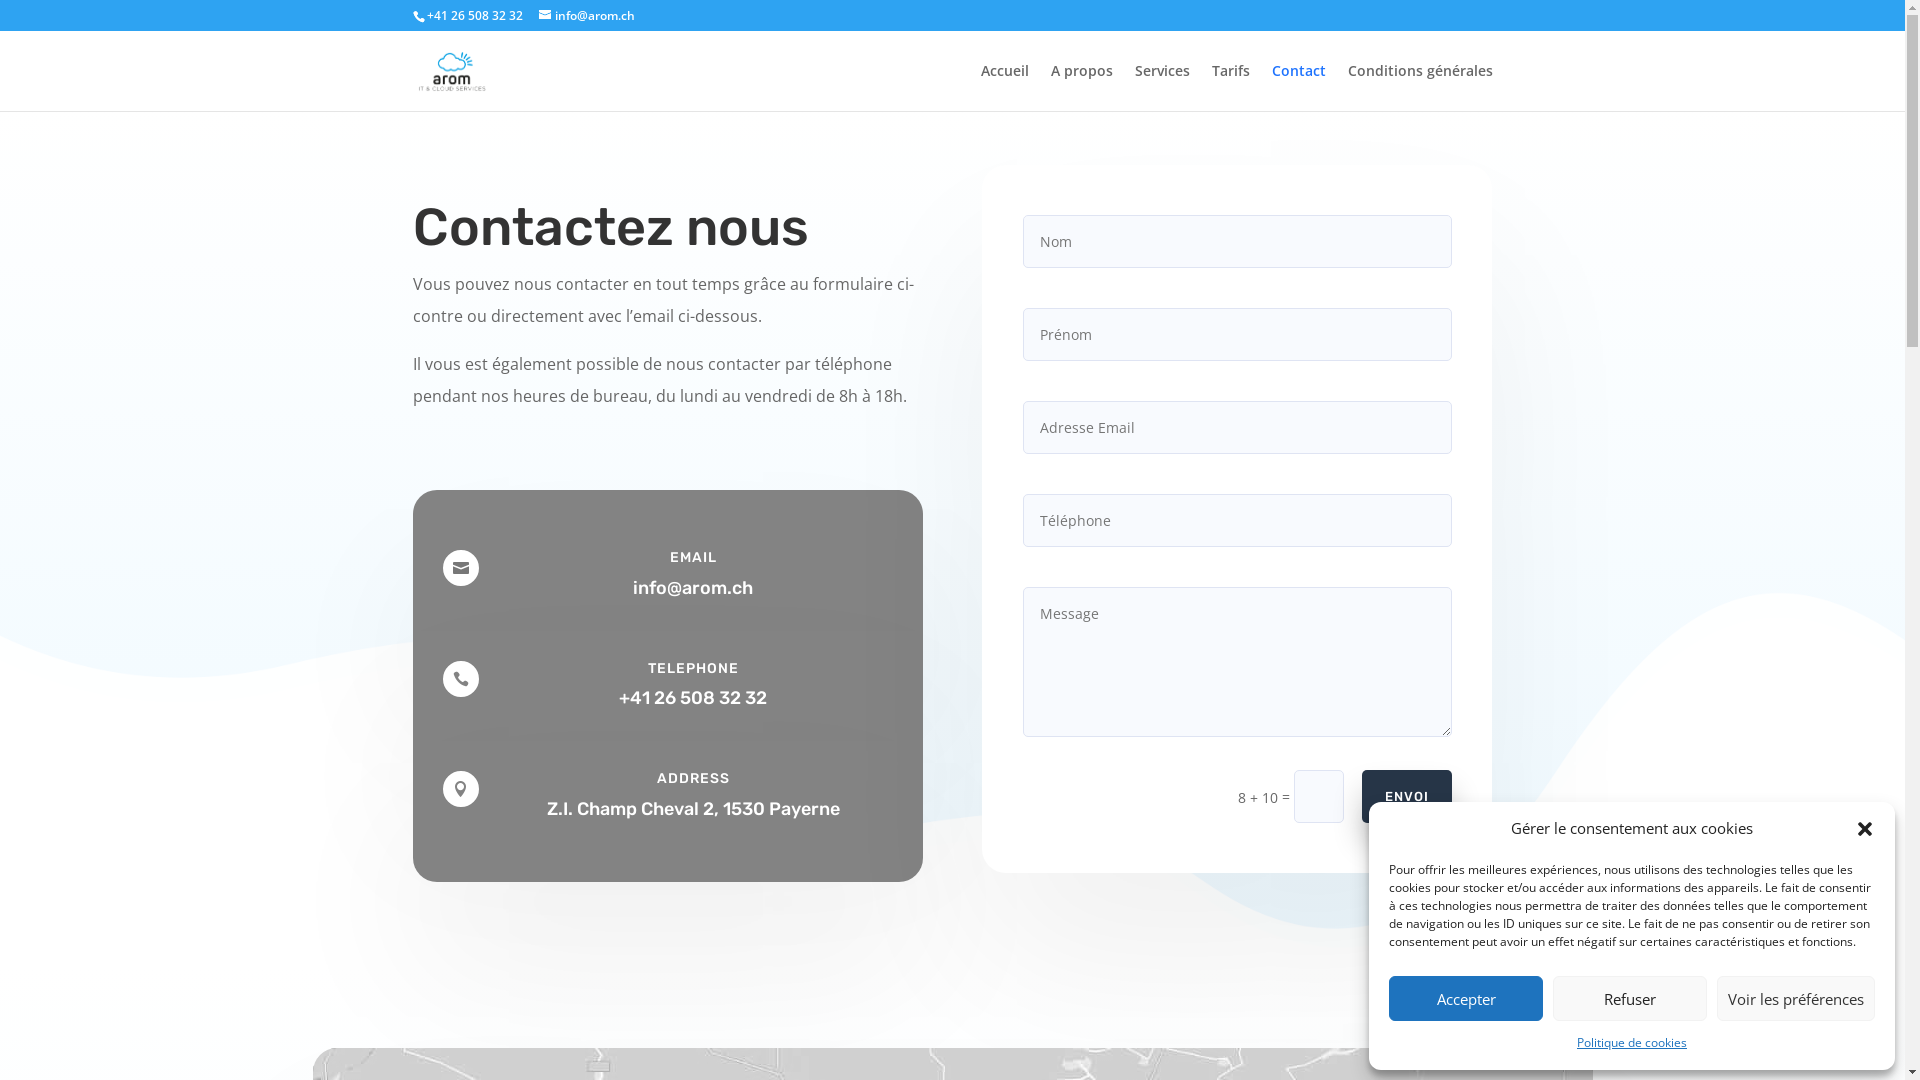  Describe the element at coordinates (1229, 86) in the screenshot. I see `'Tarifs'` at that location.